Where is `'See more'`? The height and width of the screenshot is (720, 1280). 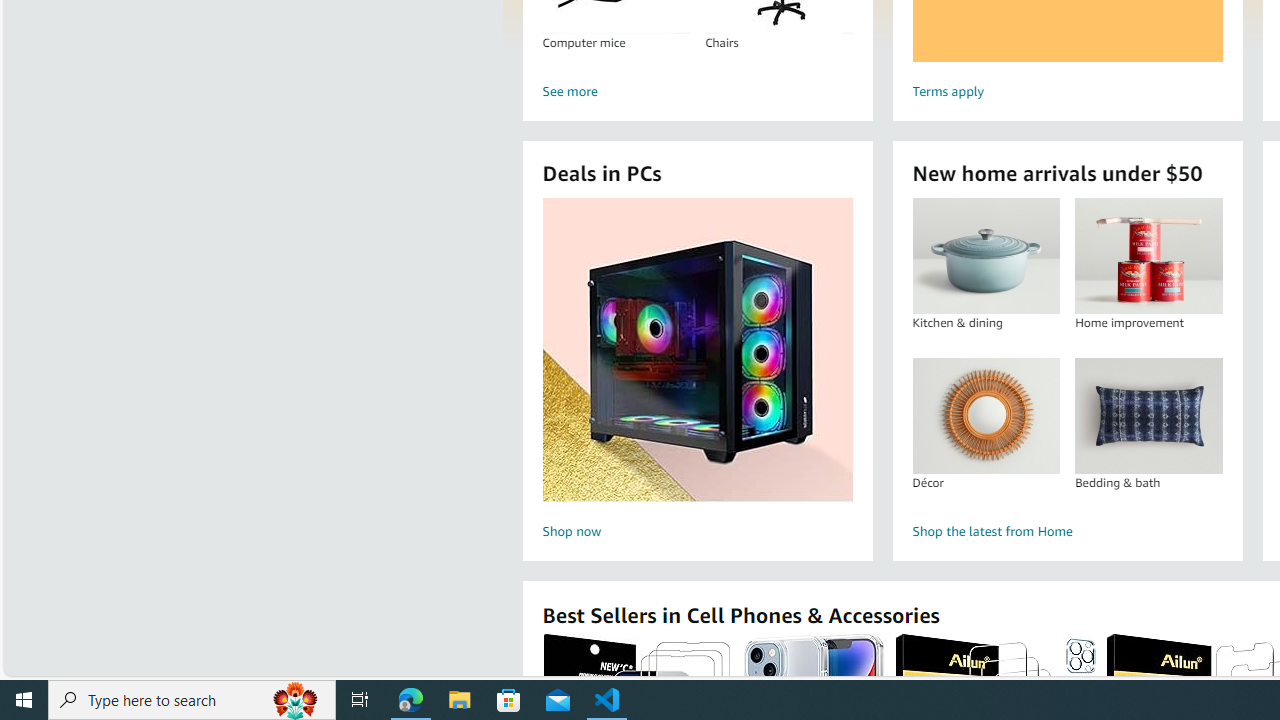
'See more' is located at coordinates (696, 92).